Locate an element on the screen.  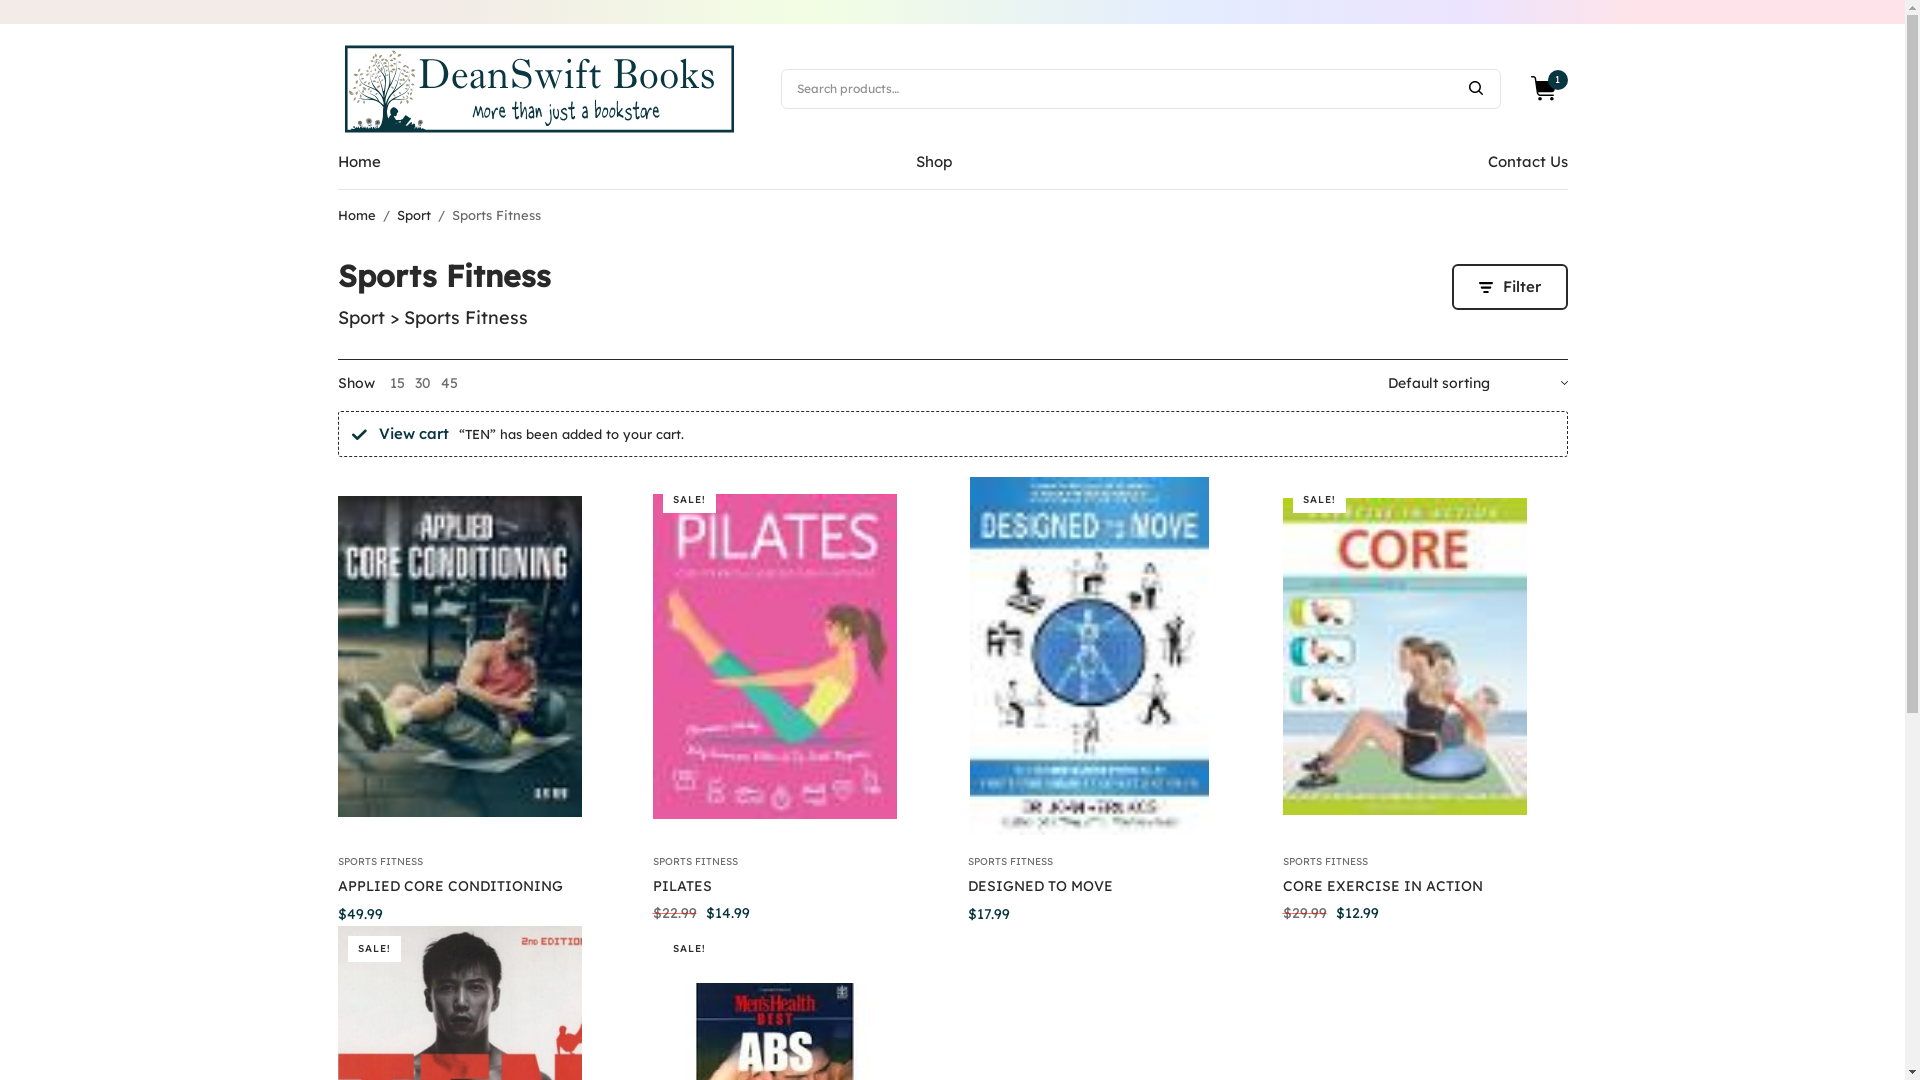
'SPORTS FITNESS' is located at coordinates (1010, 860).